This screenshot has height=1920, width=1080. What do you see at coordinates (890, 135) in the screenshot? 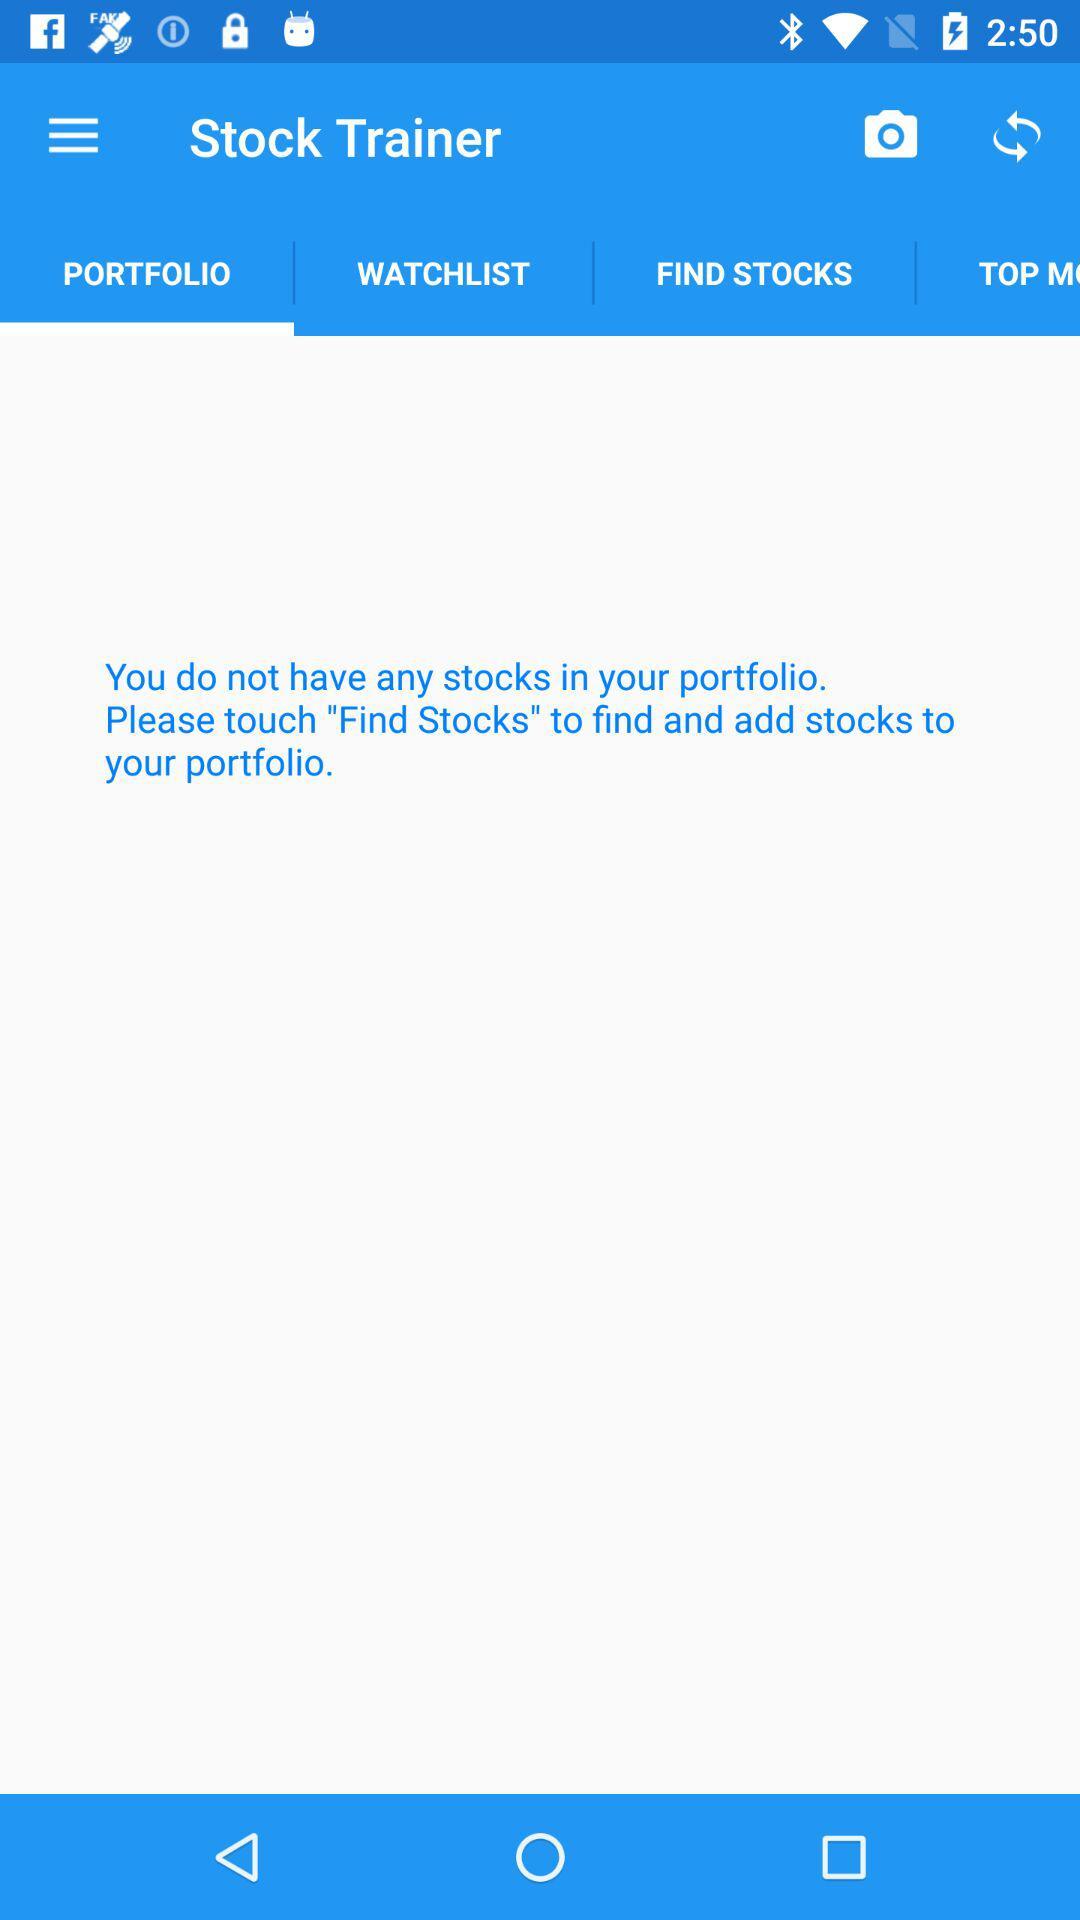
I see `item to the right of the watchlist` at bounding box center [890, 135].